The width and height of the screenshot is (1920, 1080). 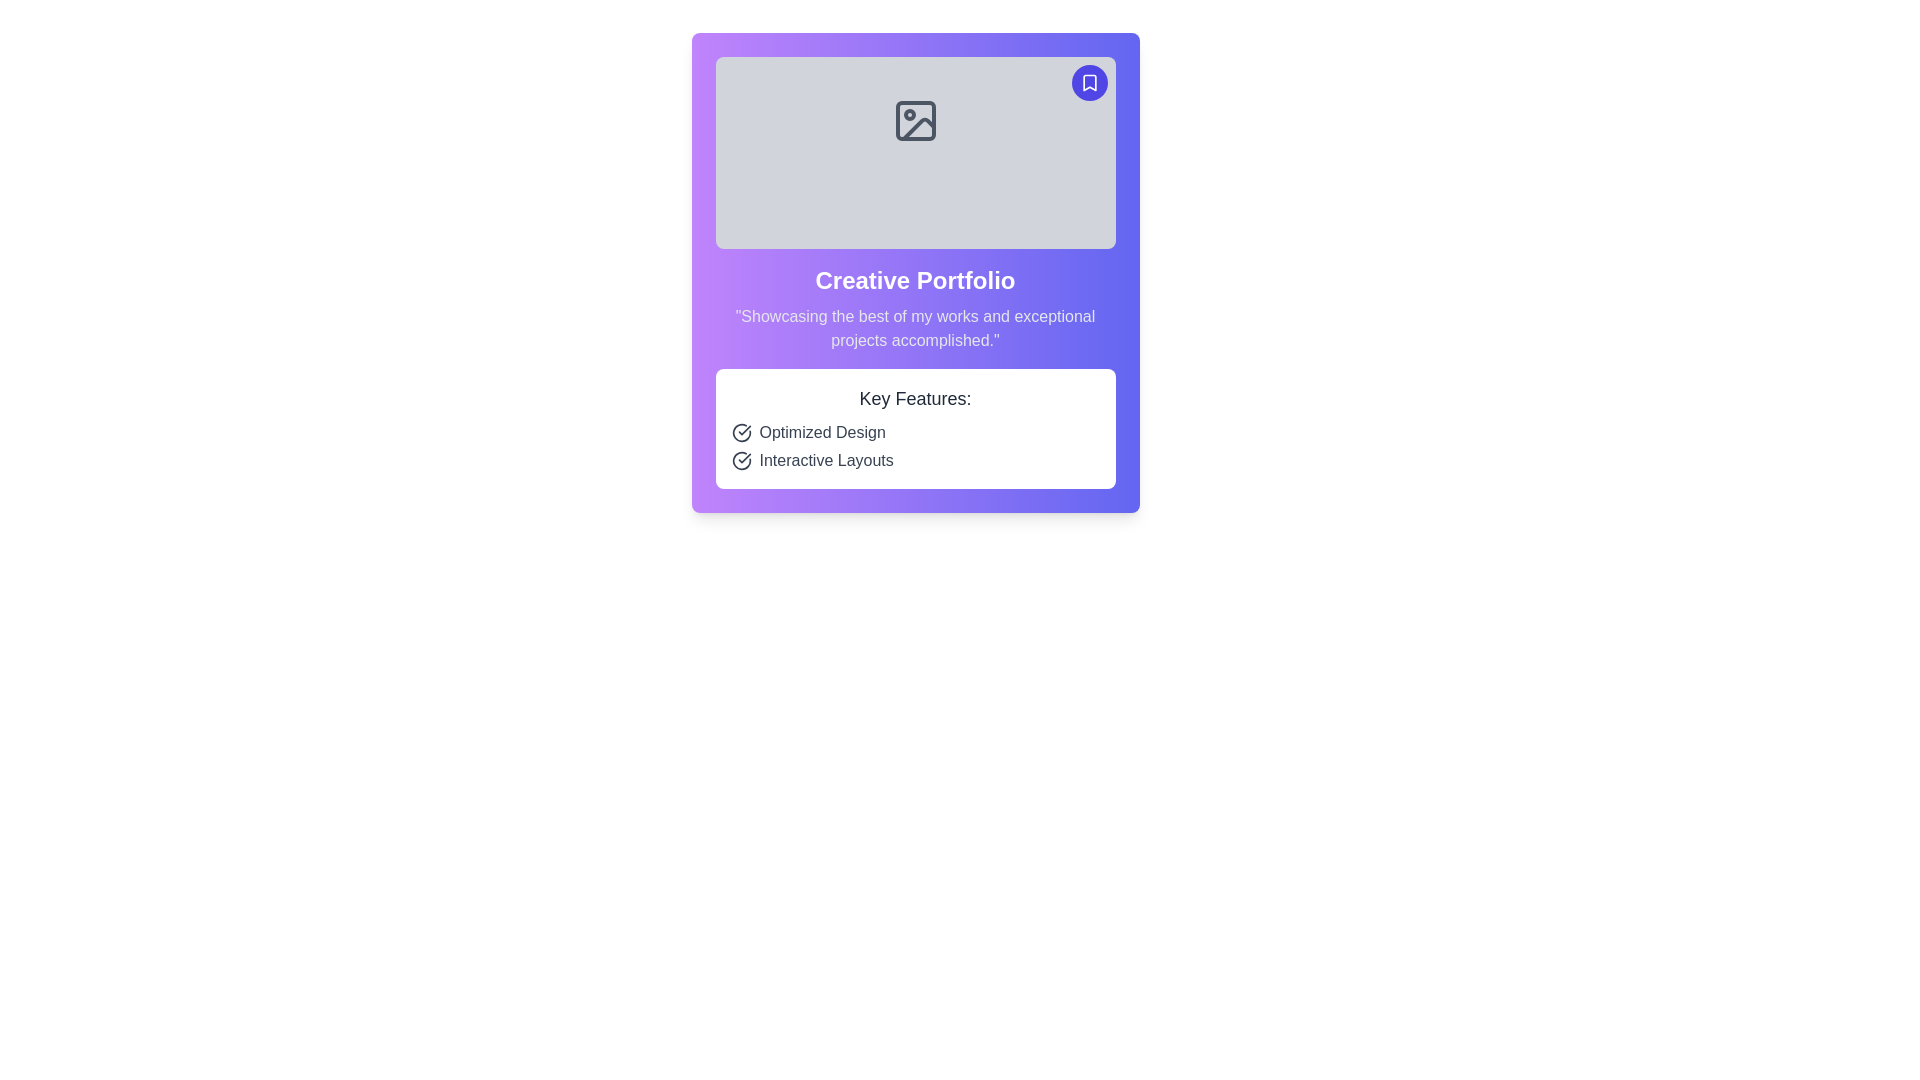 I want to click on the Text Label that serves as a heading for the section above the list of key points such as 'Optimized Design' and 'Interactive Layouts', so click(x=914, y=398).